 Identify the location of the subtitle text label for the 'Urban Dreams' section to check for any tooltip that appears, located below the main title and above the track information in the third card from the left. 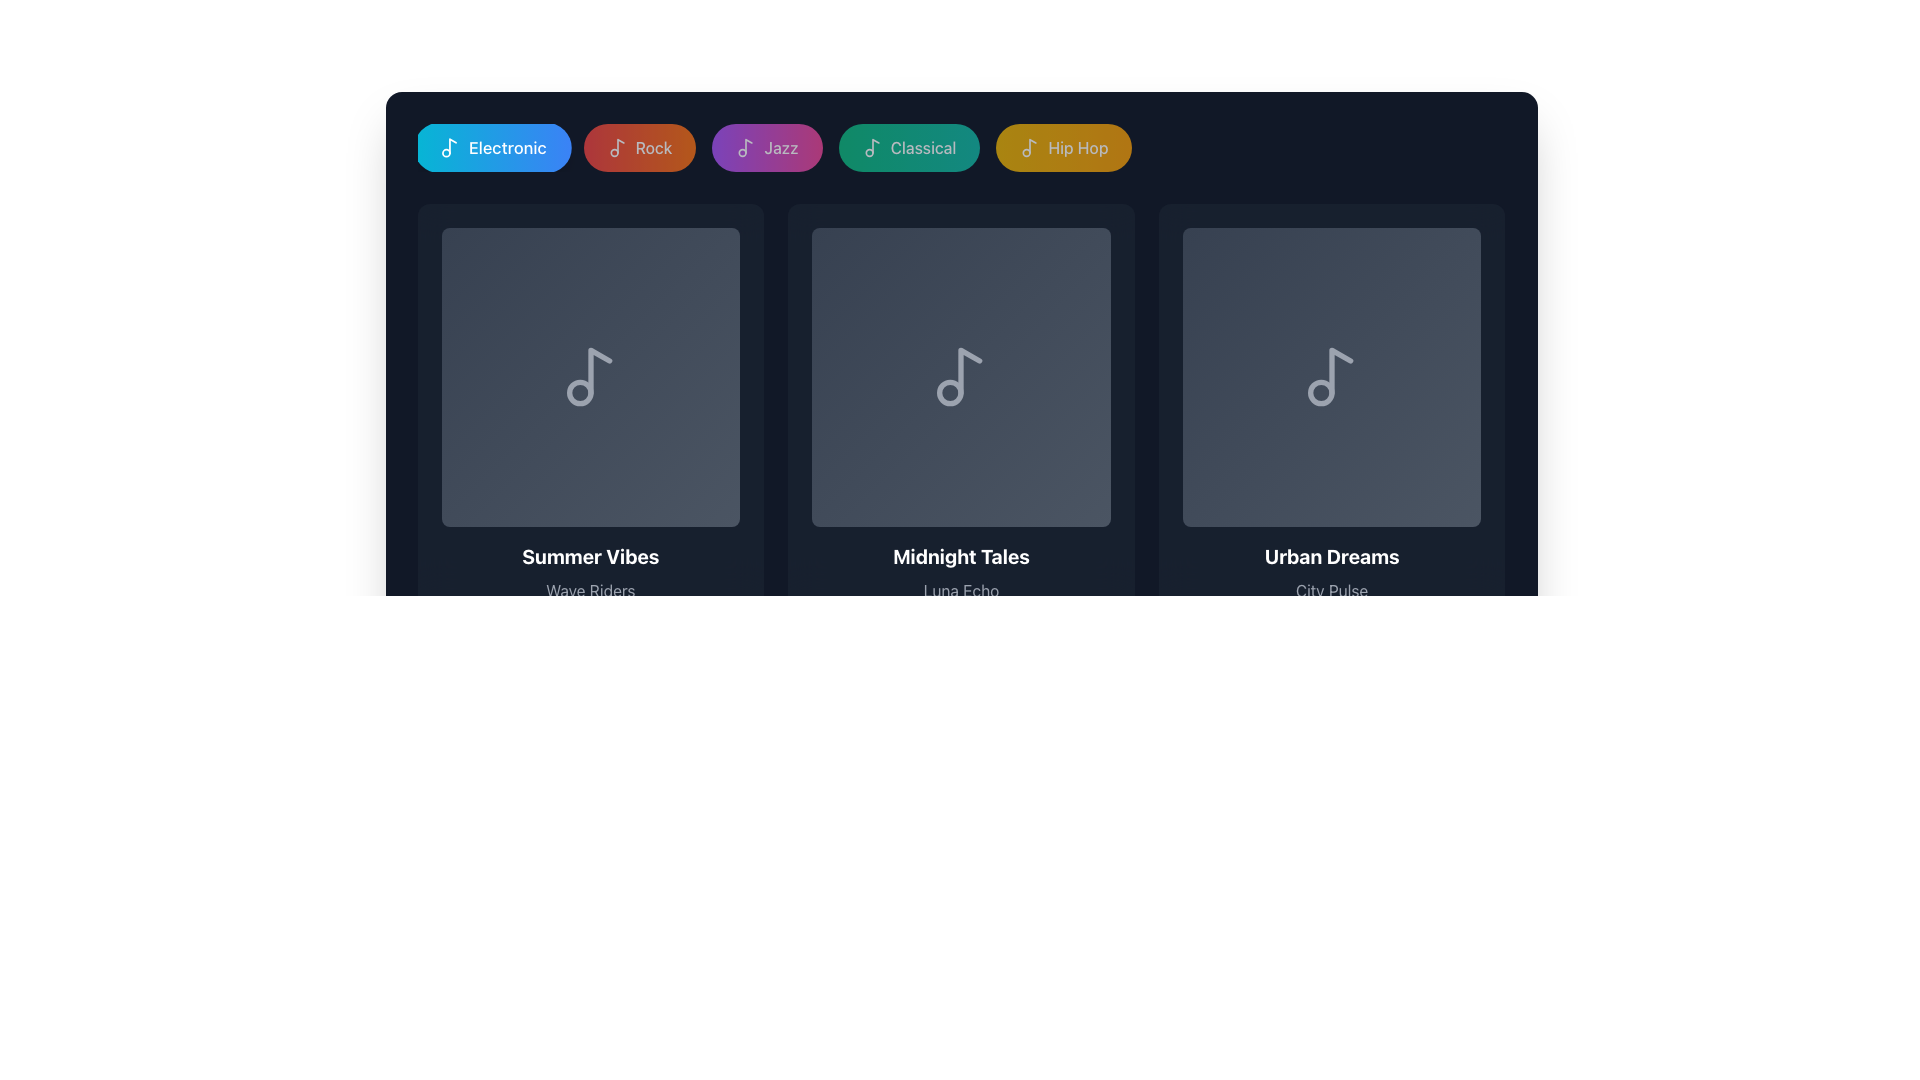
(1332, 589).